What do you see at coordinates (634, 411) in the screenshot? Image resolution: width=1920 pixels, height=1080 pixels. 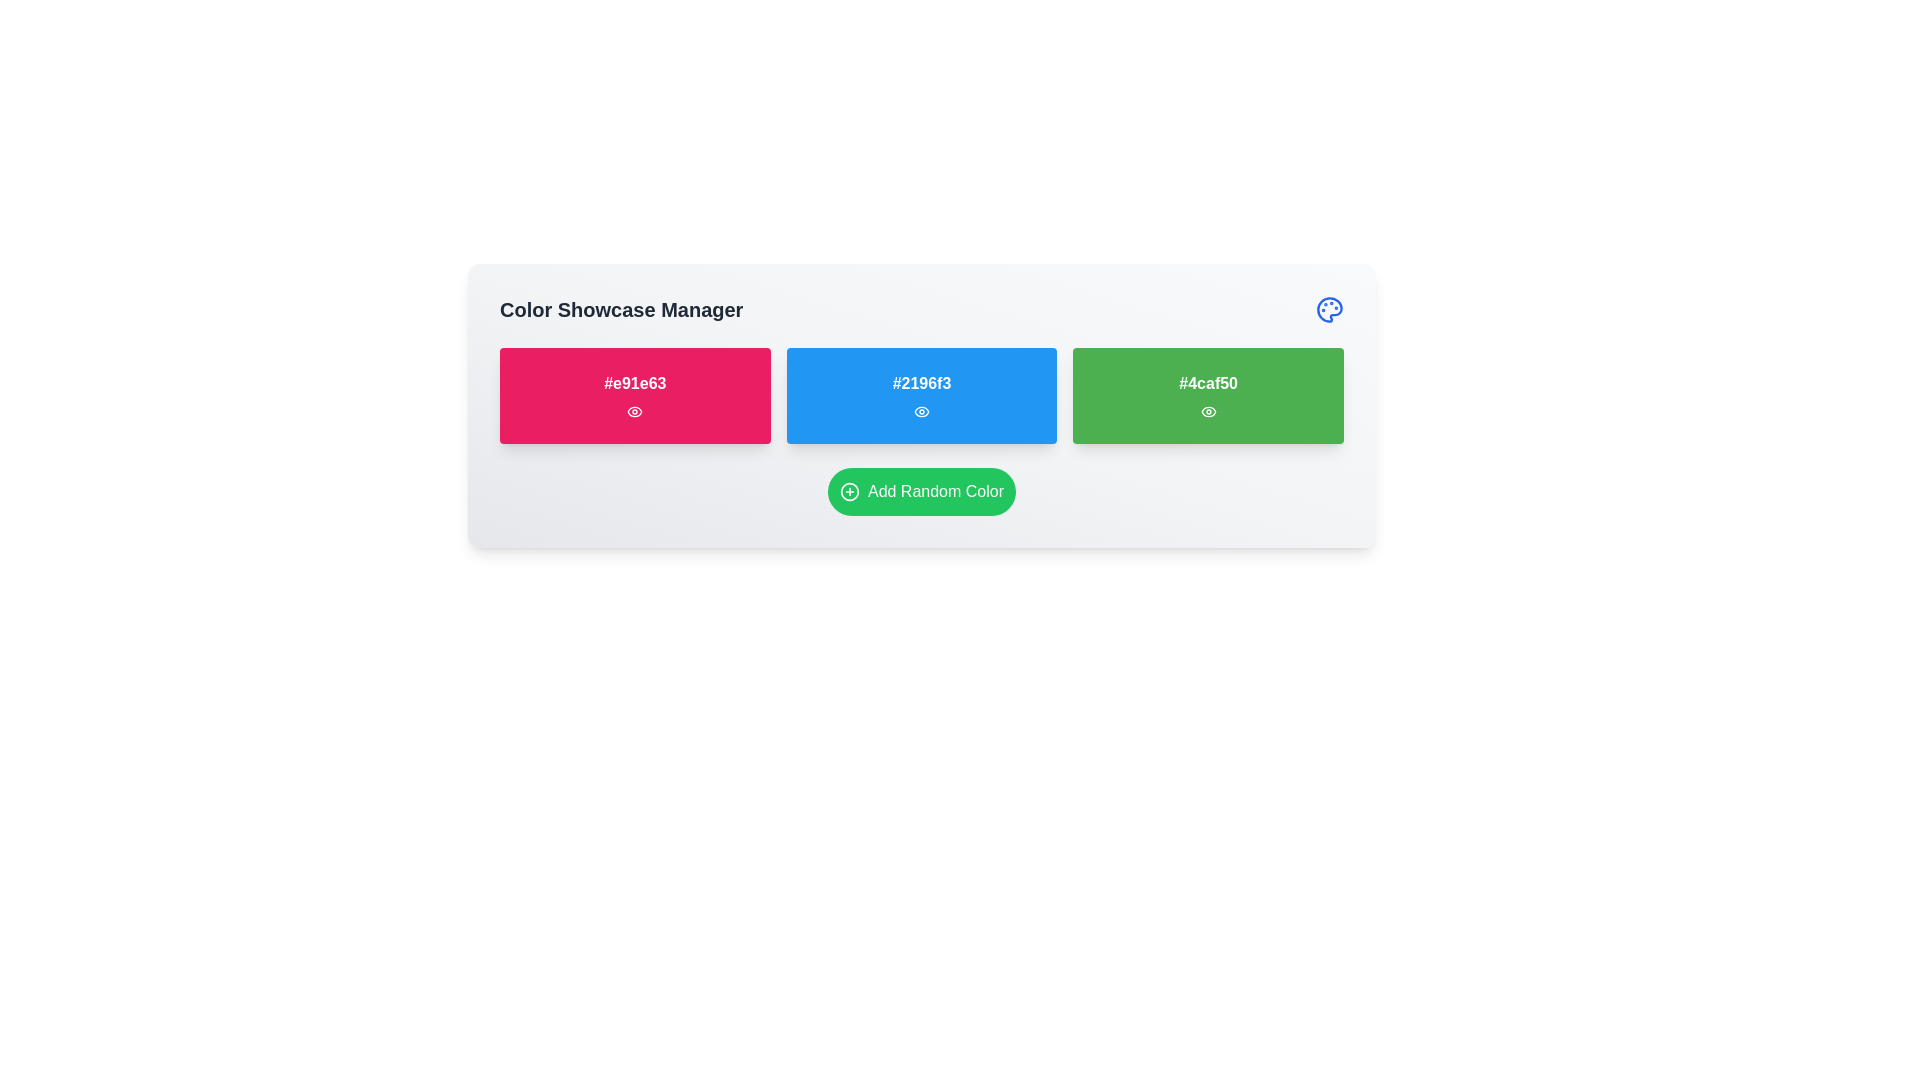 I see `the eye icon located at the bottom of the pink card labeled '#e91e63'` at bounding box center [634, 411].